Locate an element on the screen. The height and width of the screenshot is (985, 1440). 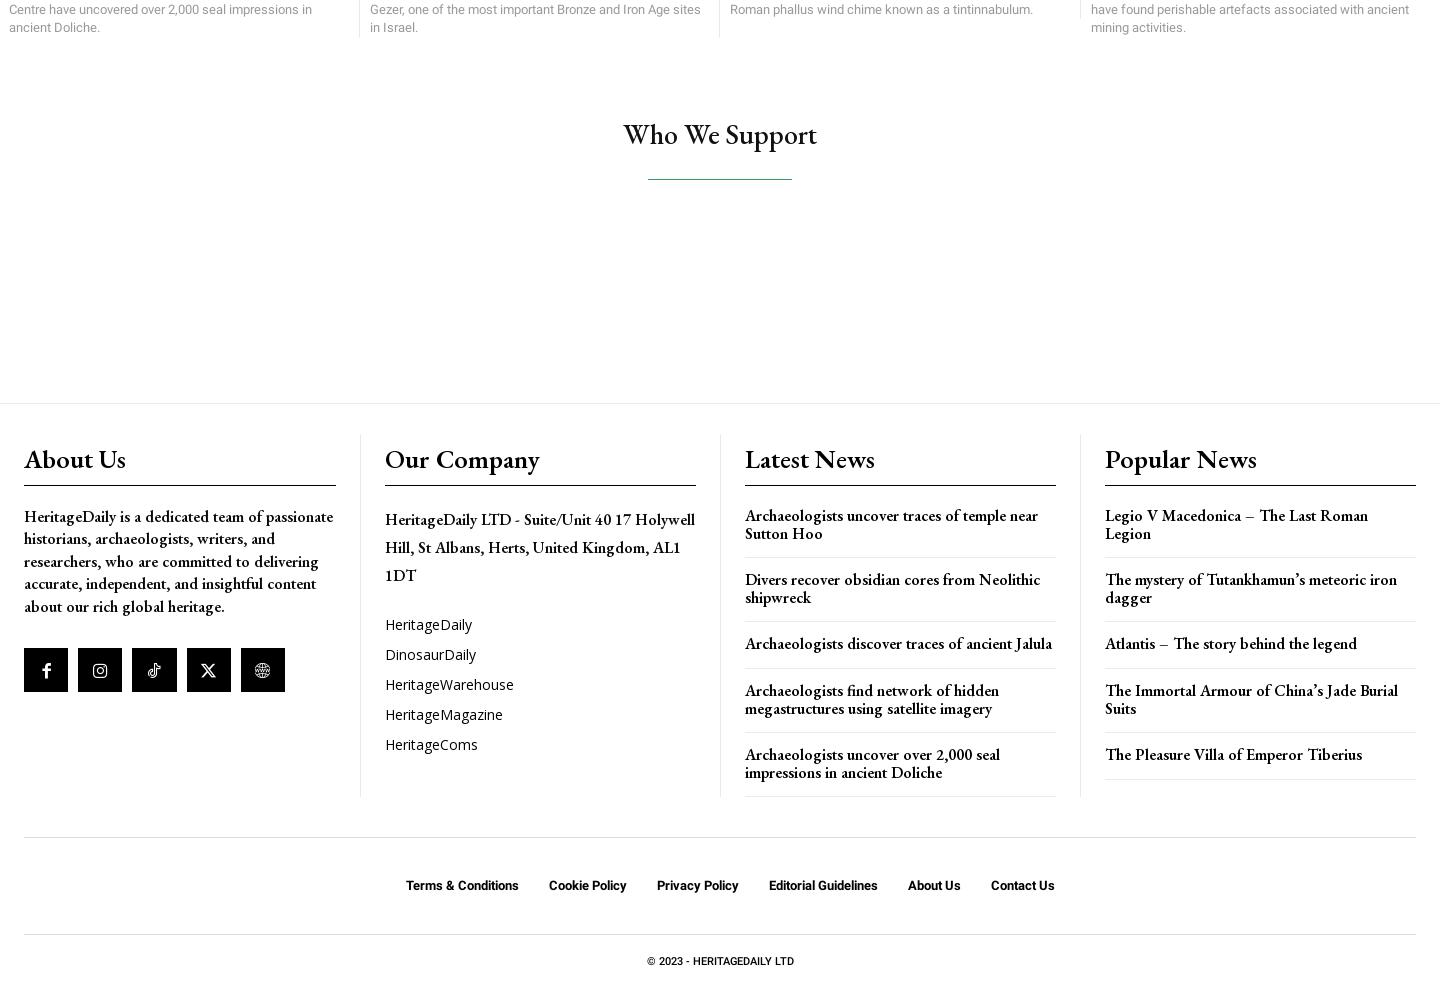
'The Immortal Armour of China’s Jade Burial Suits' is located at coordinates (1250, 698).